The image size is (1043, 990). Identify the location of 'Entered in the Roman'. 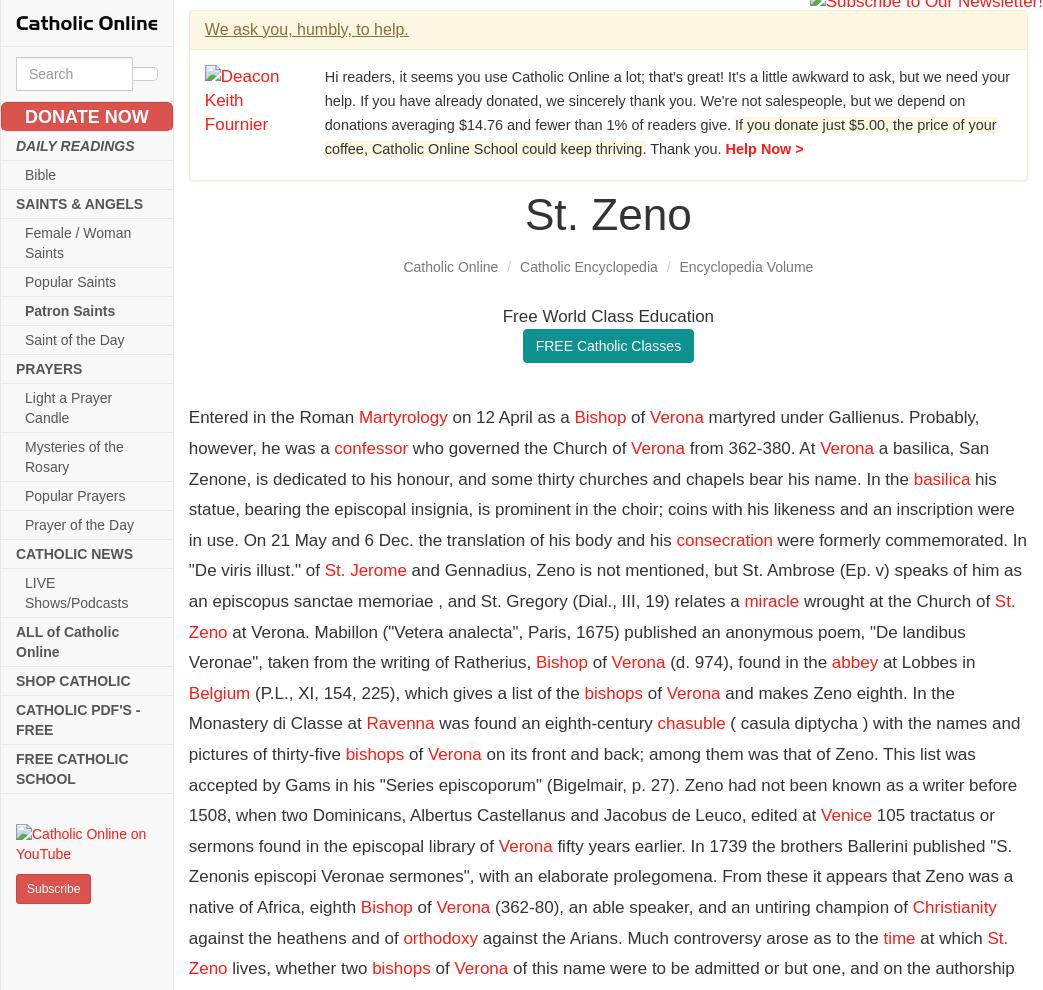
(272, 416).